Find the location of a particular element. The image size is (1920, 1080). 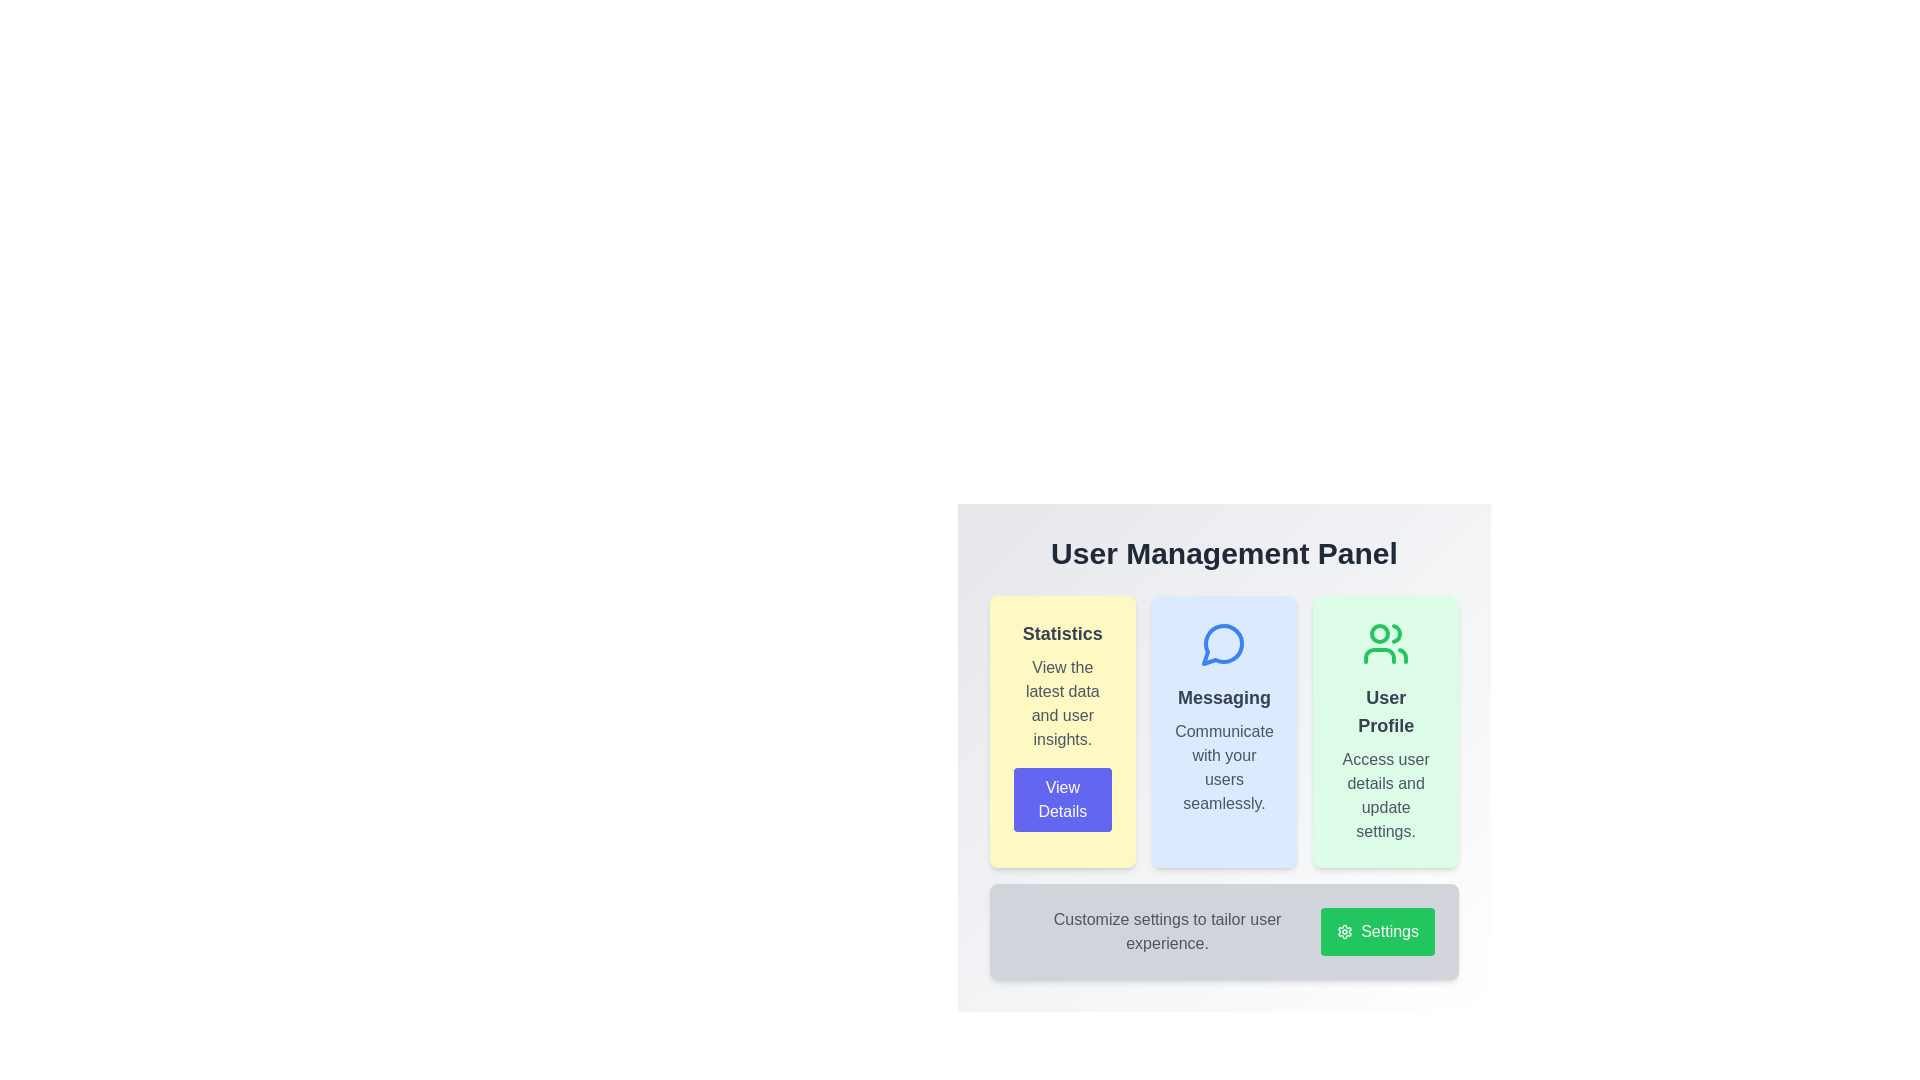

the Informational Card labeled 'User Profile', which has a light green background and features an icon of two stylized figures at the top, followed by the description 'Access user details and update settings.' is located at coordinates (1385, 732).